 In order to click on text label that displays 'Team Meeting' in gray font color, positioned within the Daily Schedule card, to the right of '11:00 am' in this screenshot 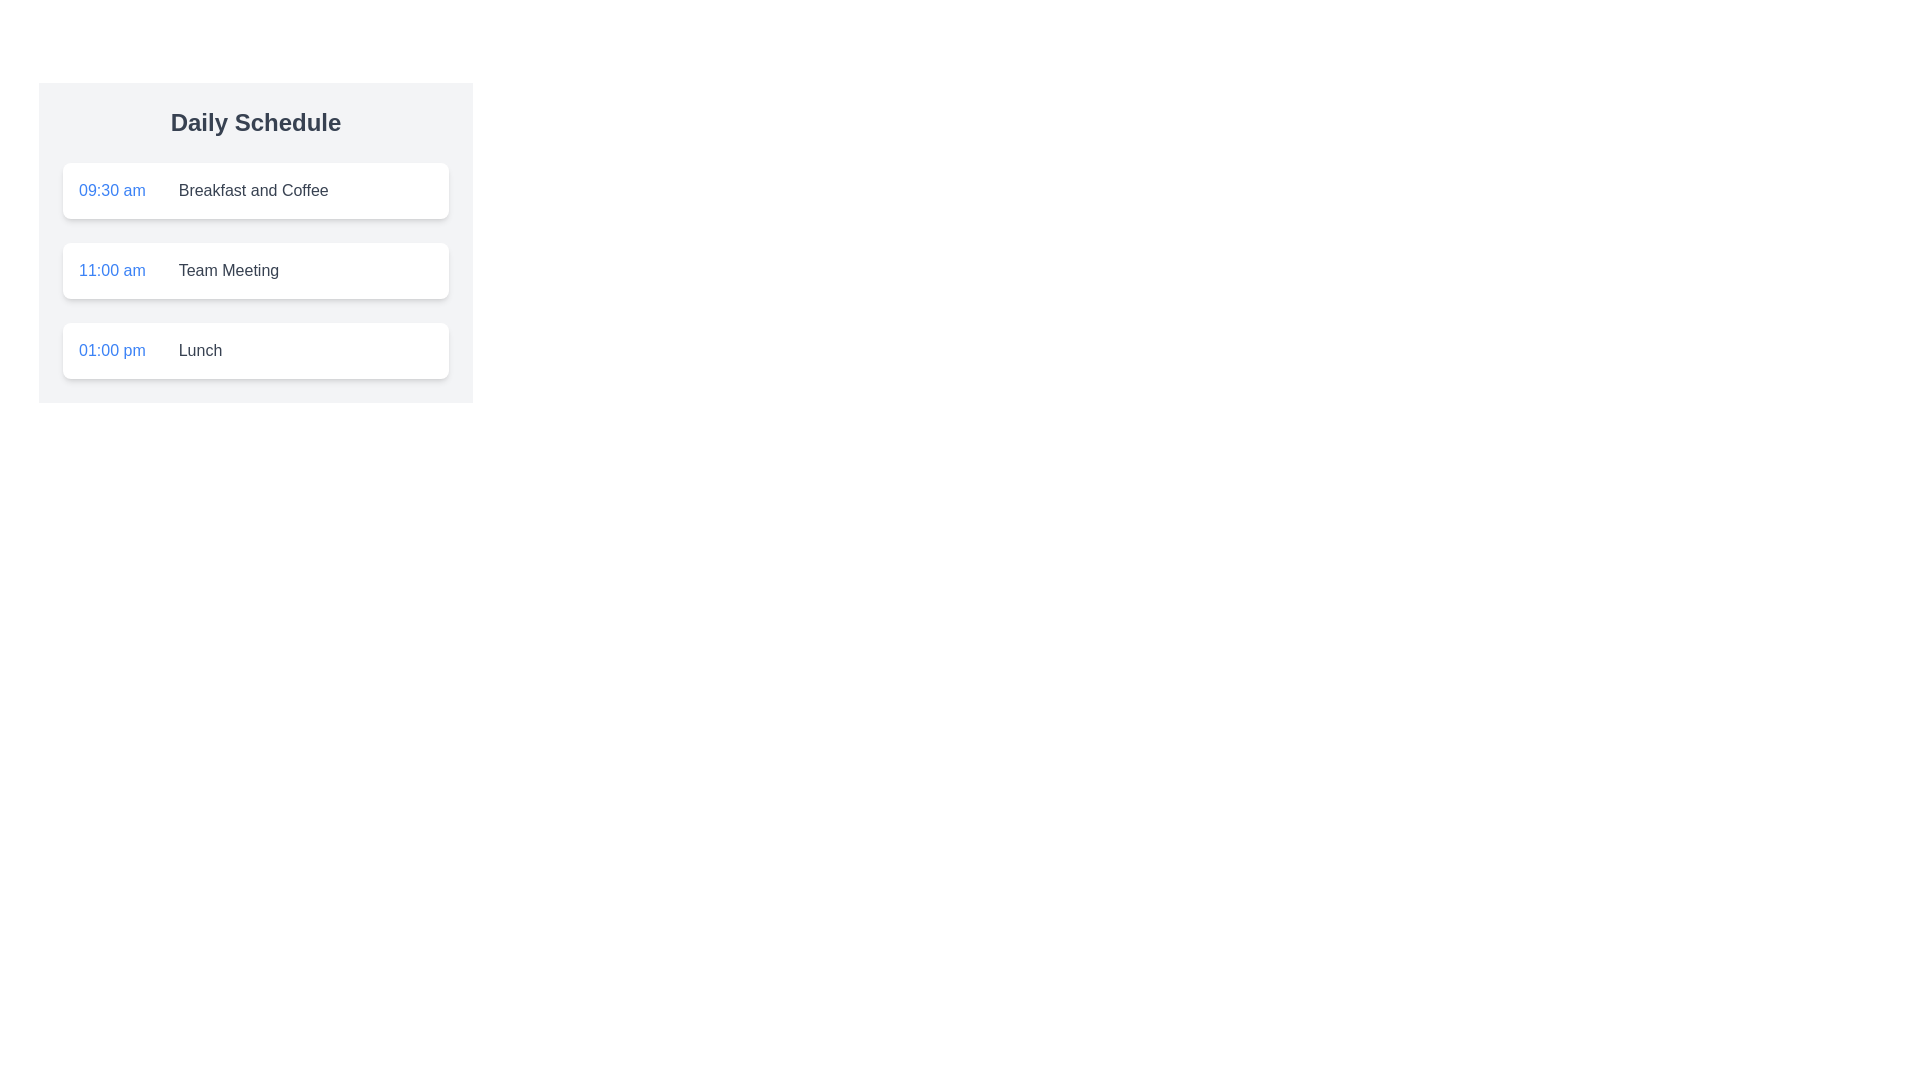, I will do `click(220, 270)`.